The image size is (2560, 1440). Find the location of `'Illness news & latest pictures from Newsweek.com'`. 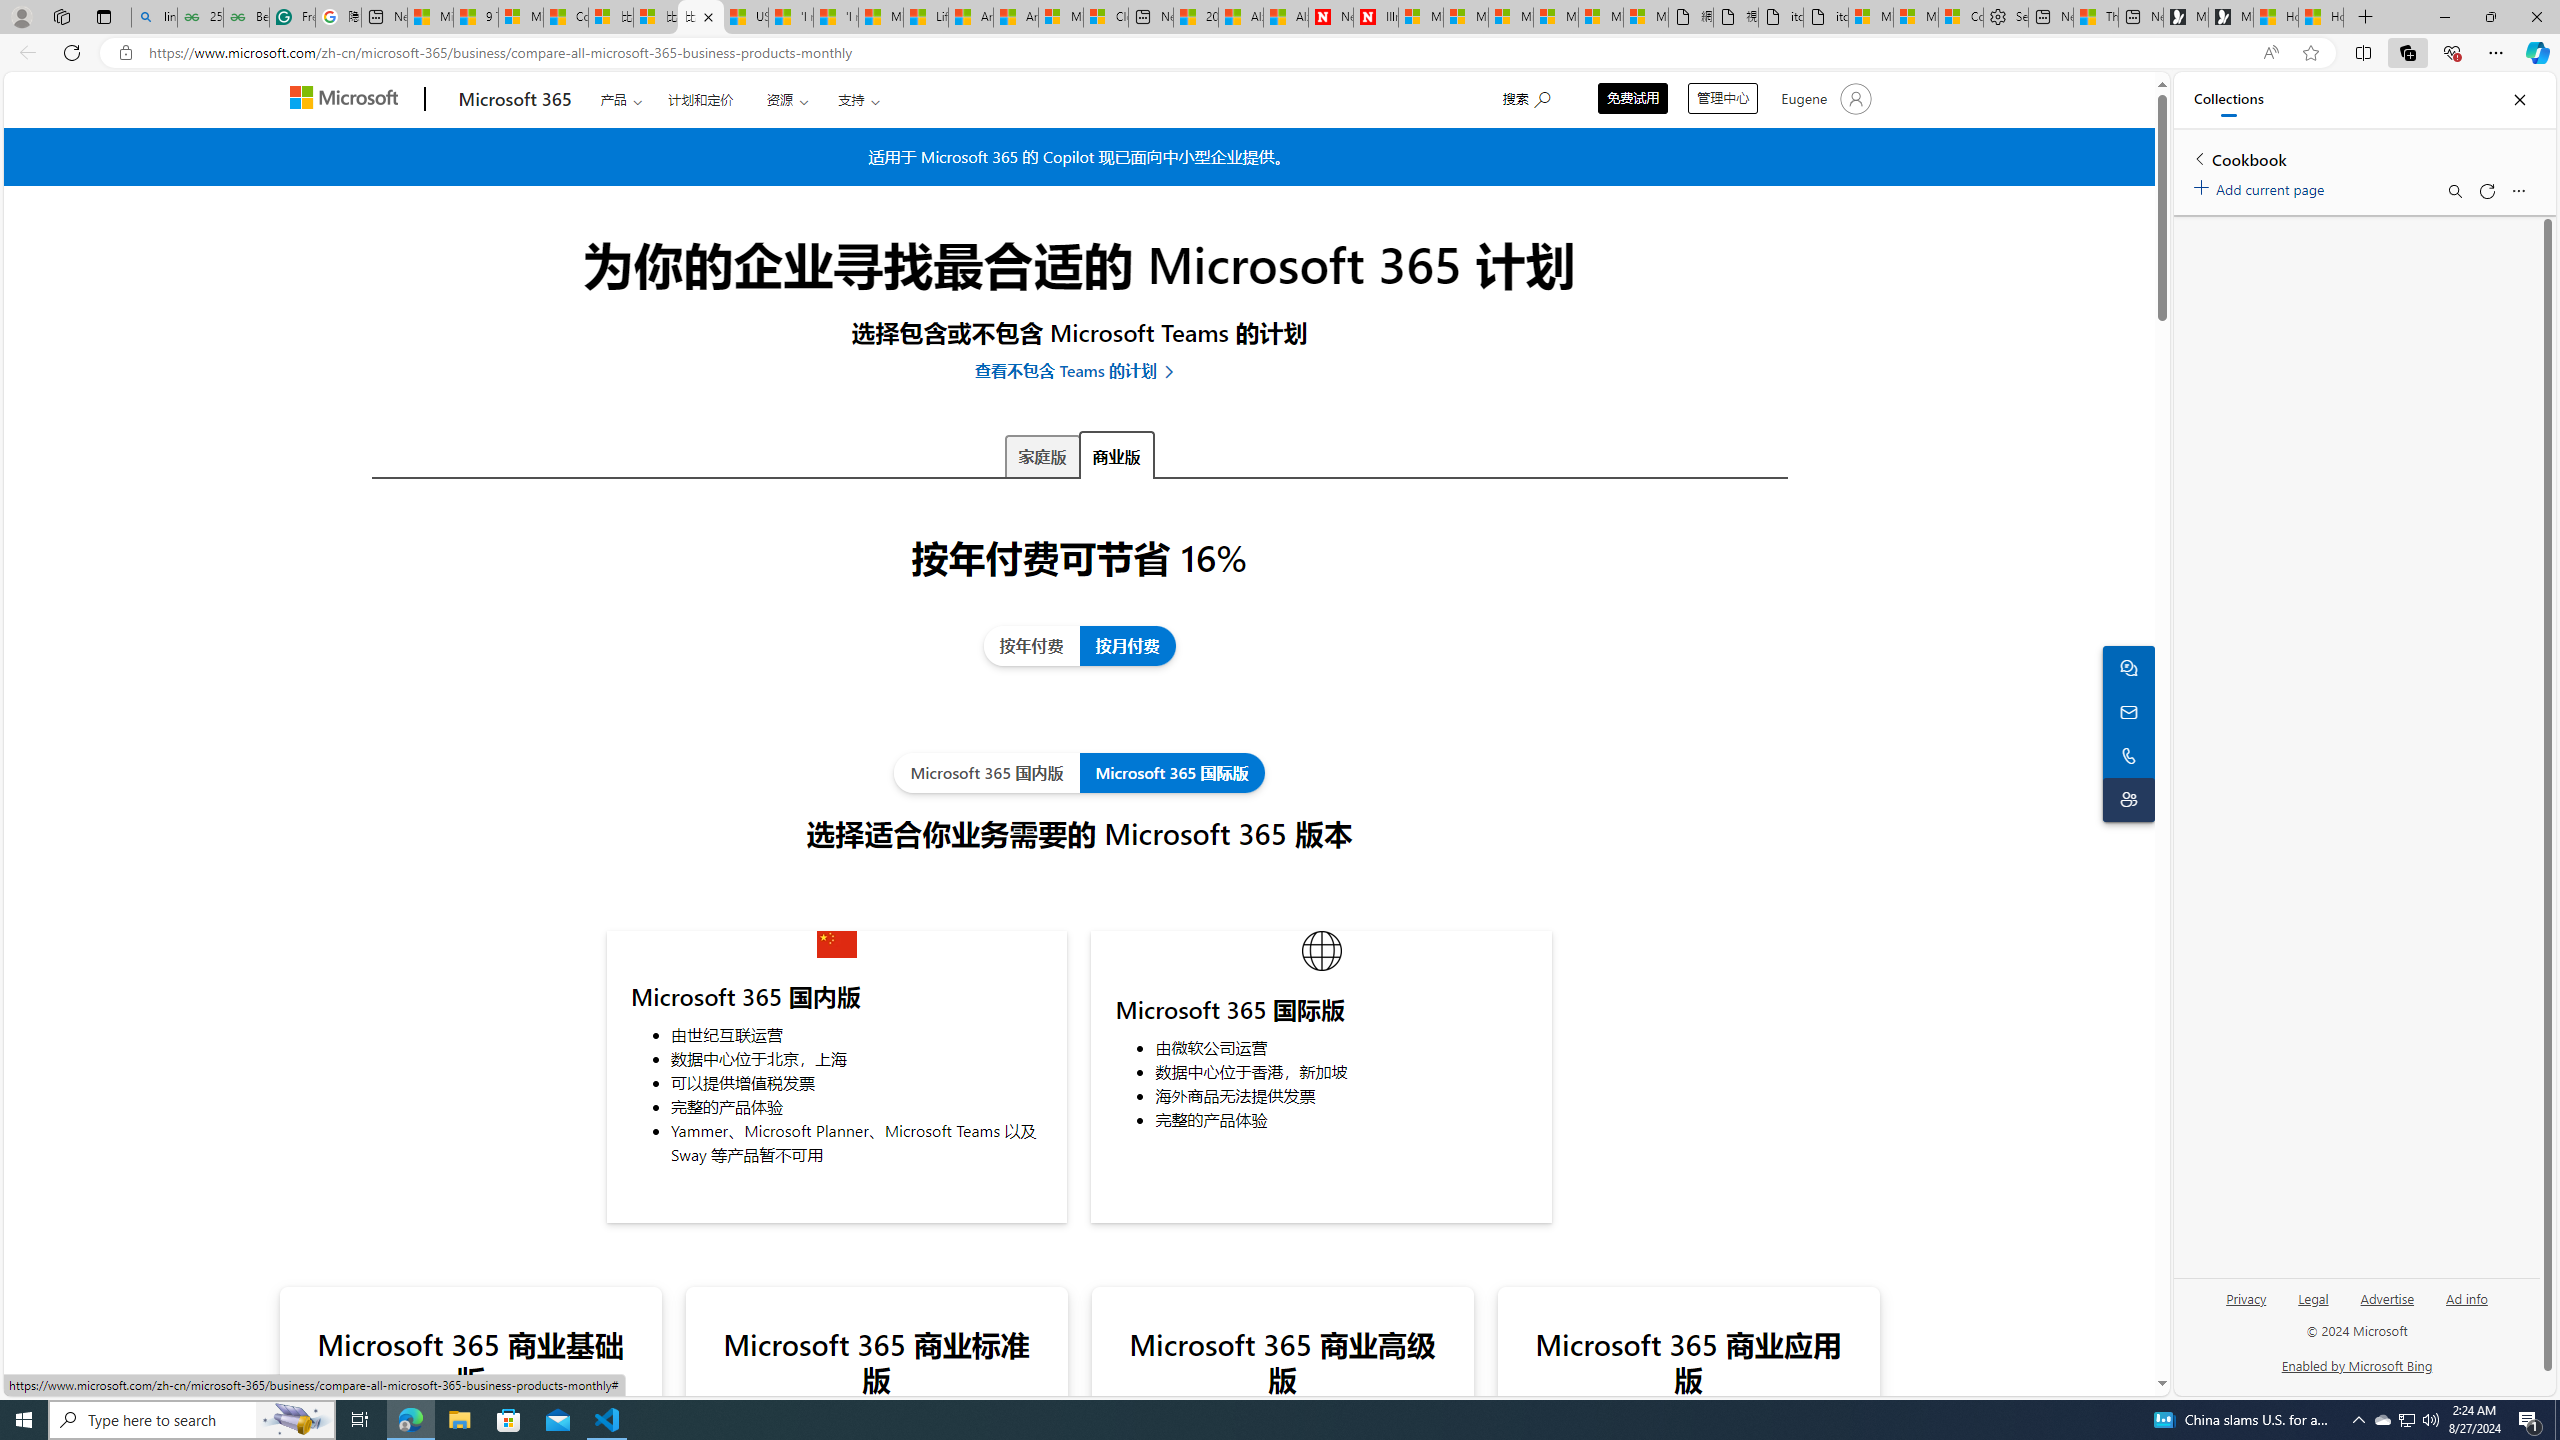

'Illness news & latest pictures from Newsweek.com' is located at coordinates (1375, 16).